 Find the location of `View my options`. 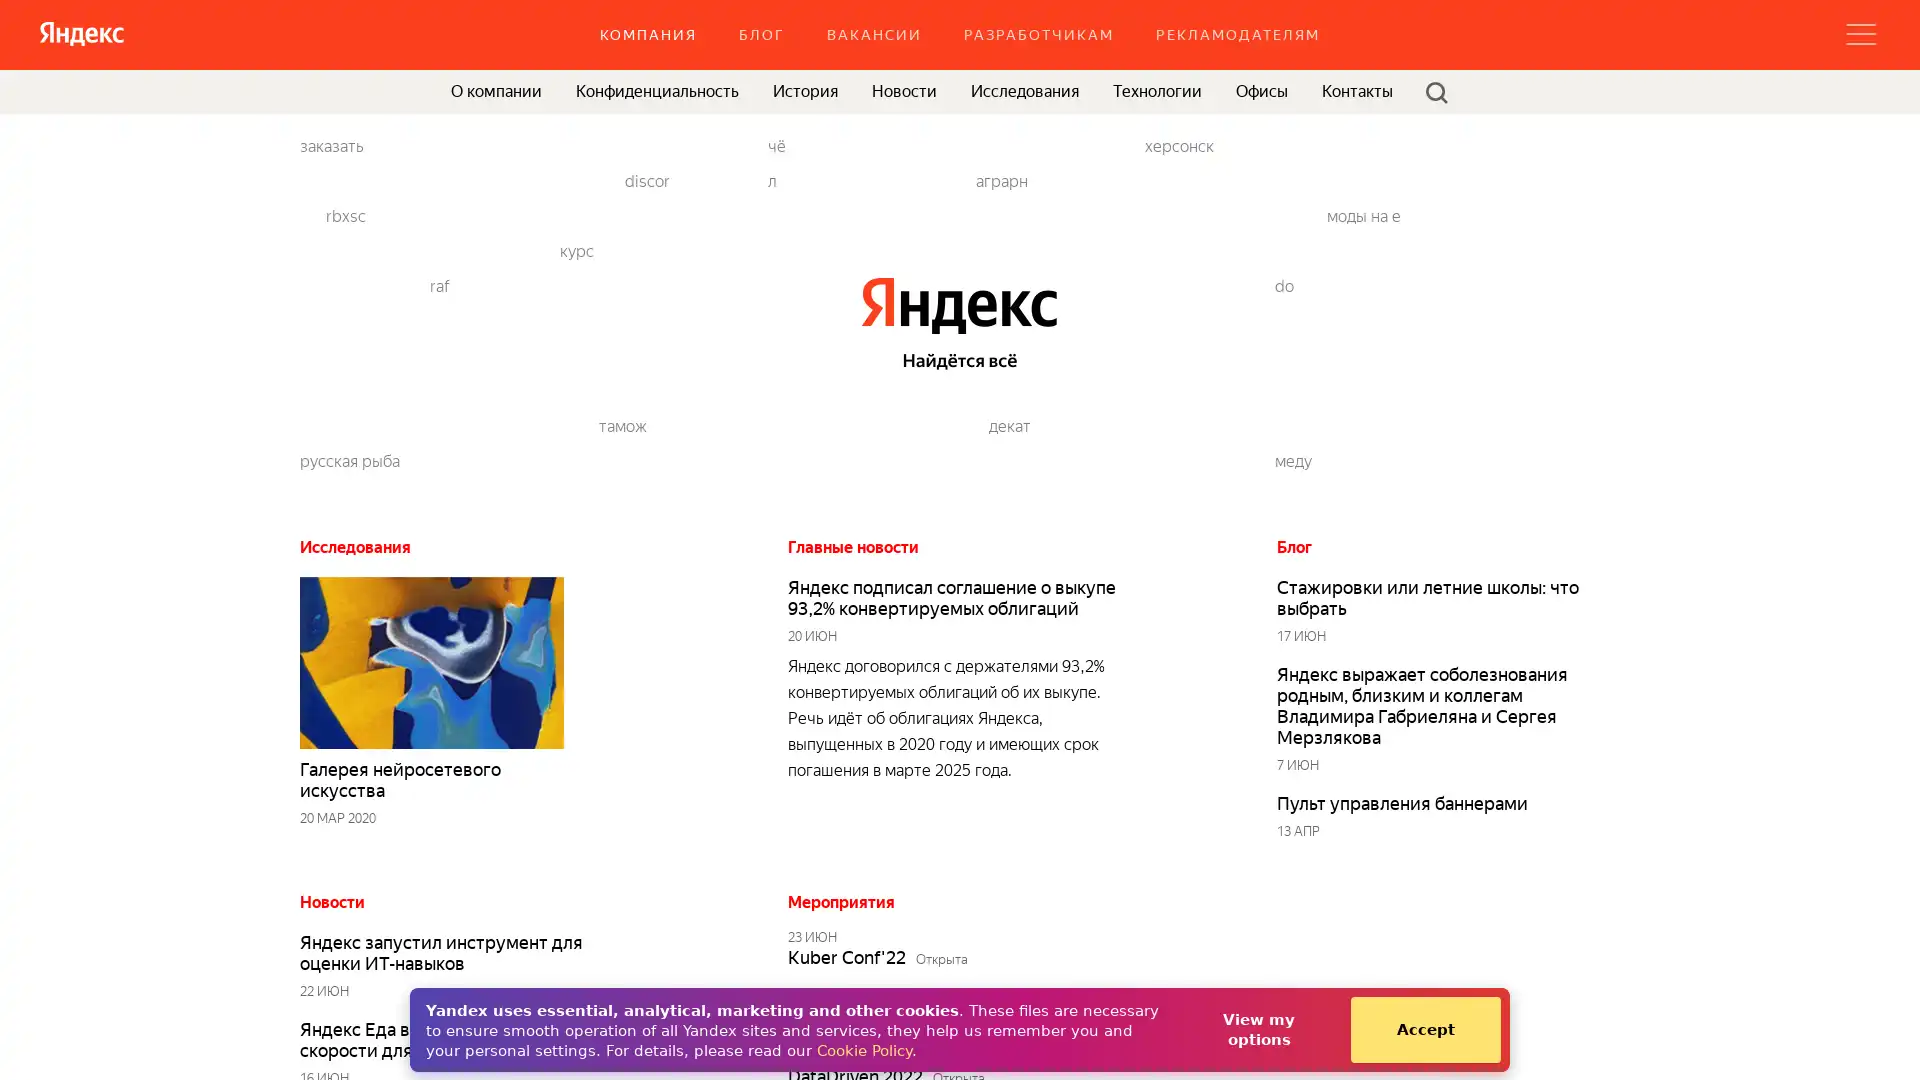

View my options is located at coordinates (1257, 1029).